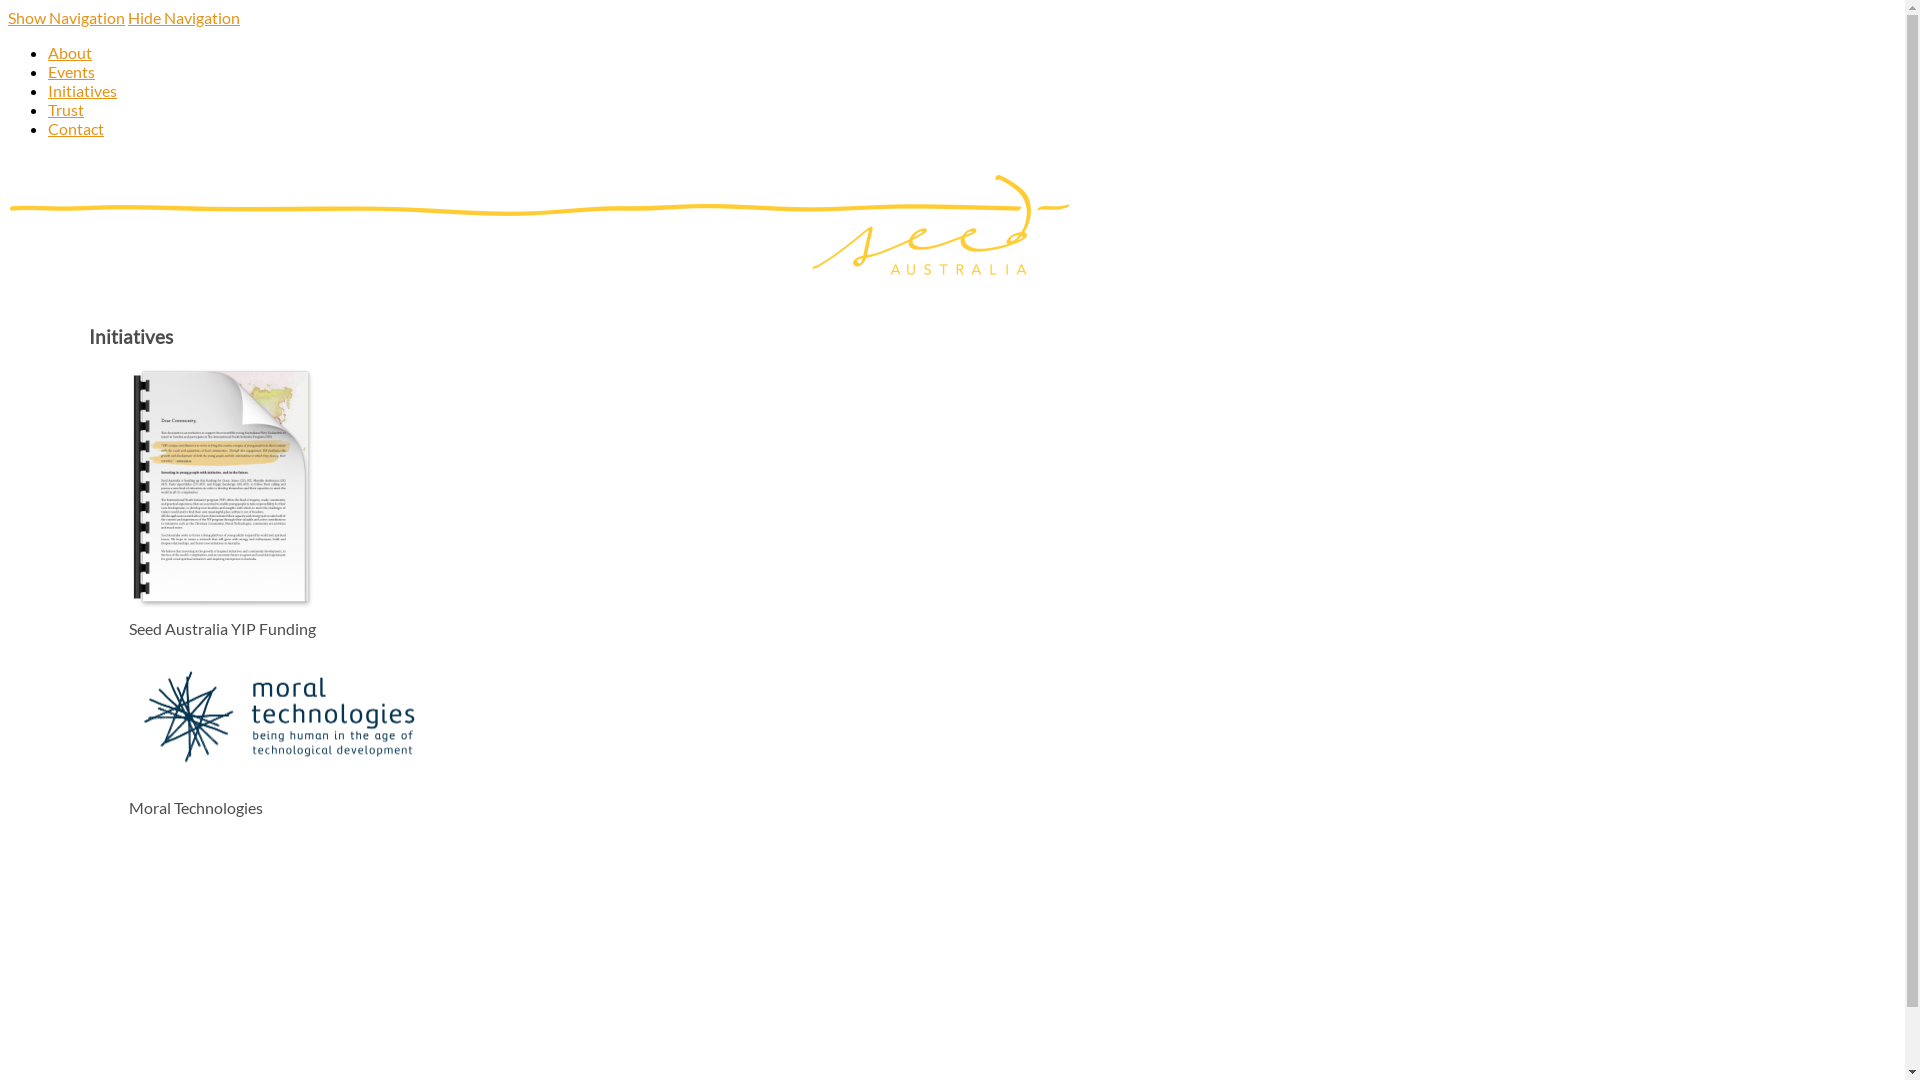 The image size is (1920, 1080). Describe the element at coordinates (66, 17) in the screenshot. I see `'Show Navigation'` at that location.